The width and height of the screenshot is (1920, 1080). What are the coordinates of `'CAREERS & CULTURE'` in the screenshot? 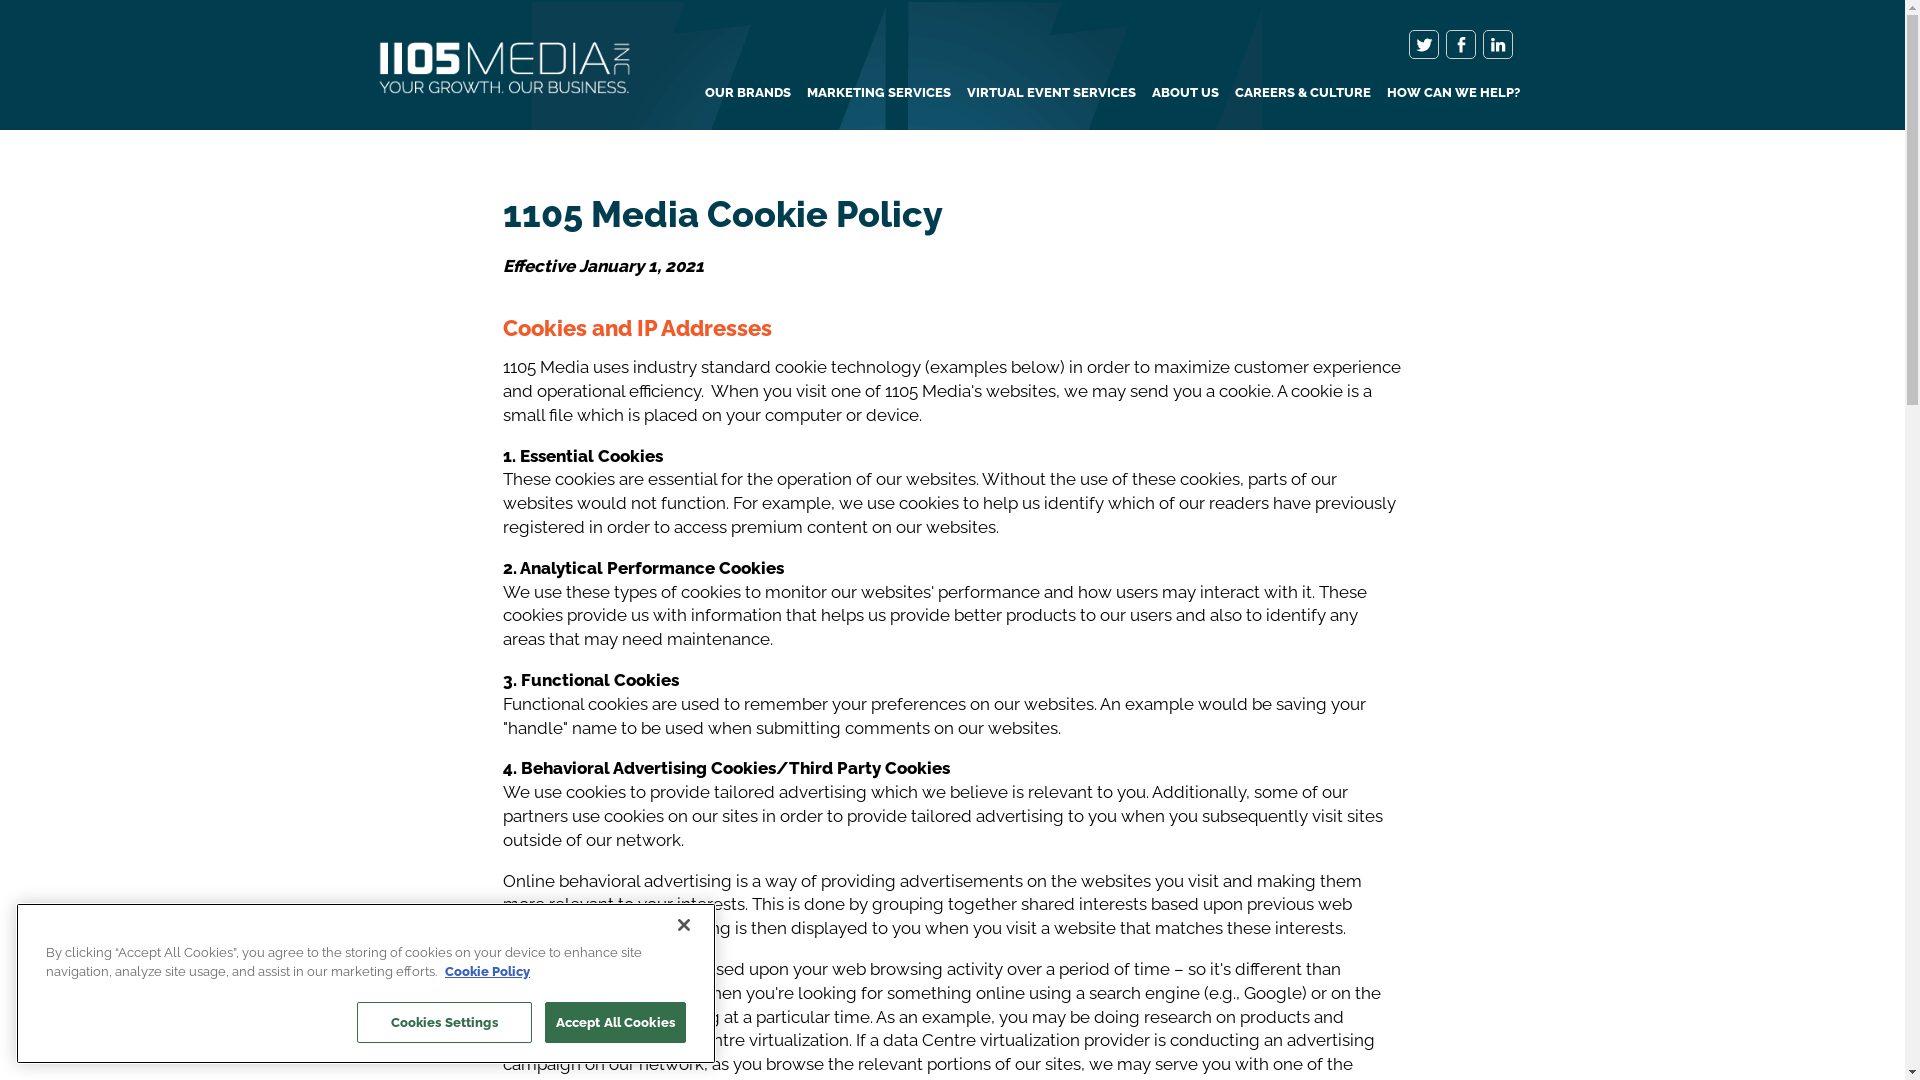 It's located at (1301, 92).